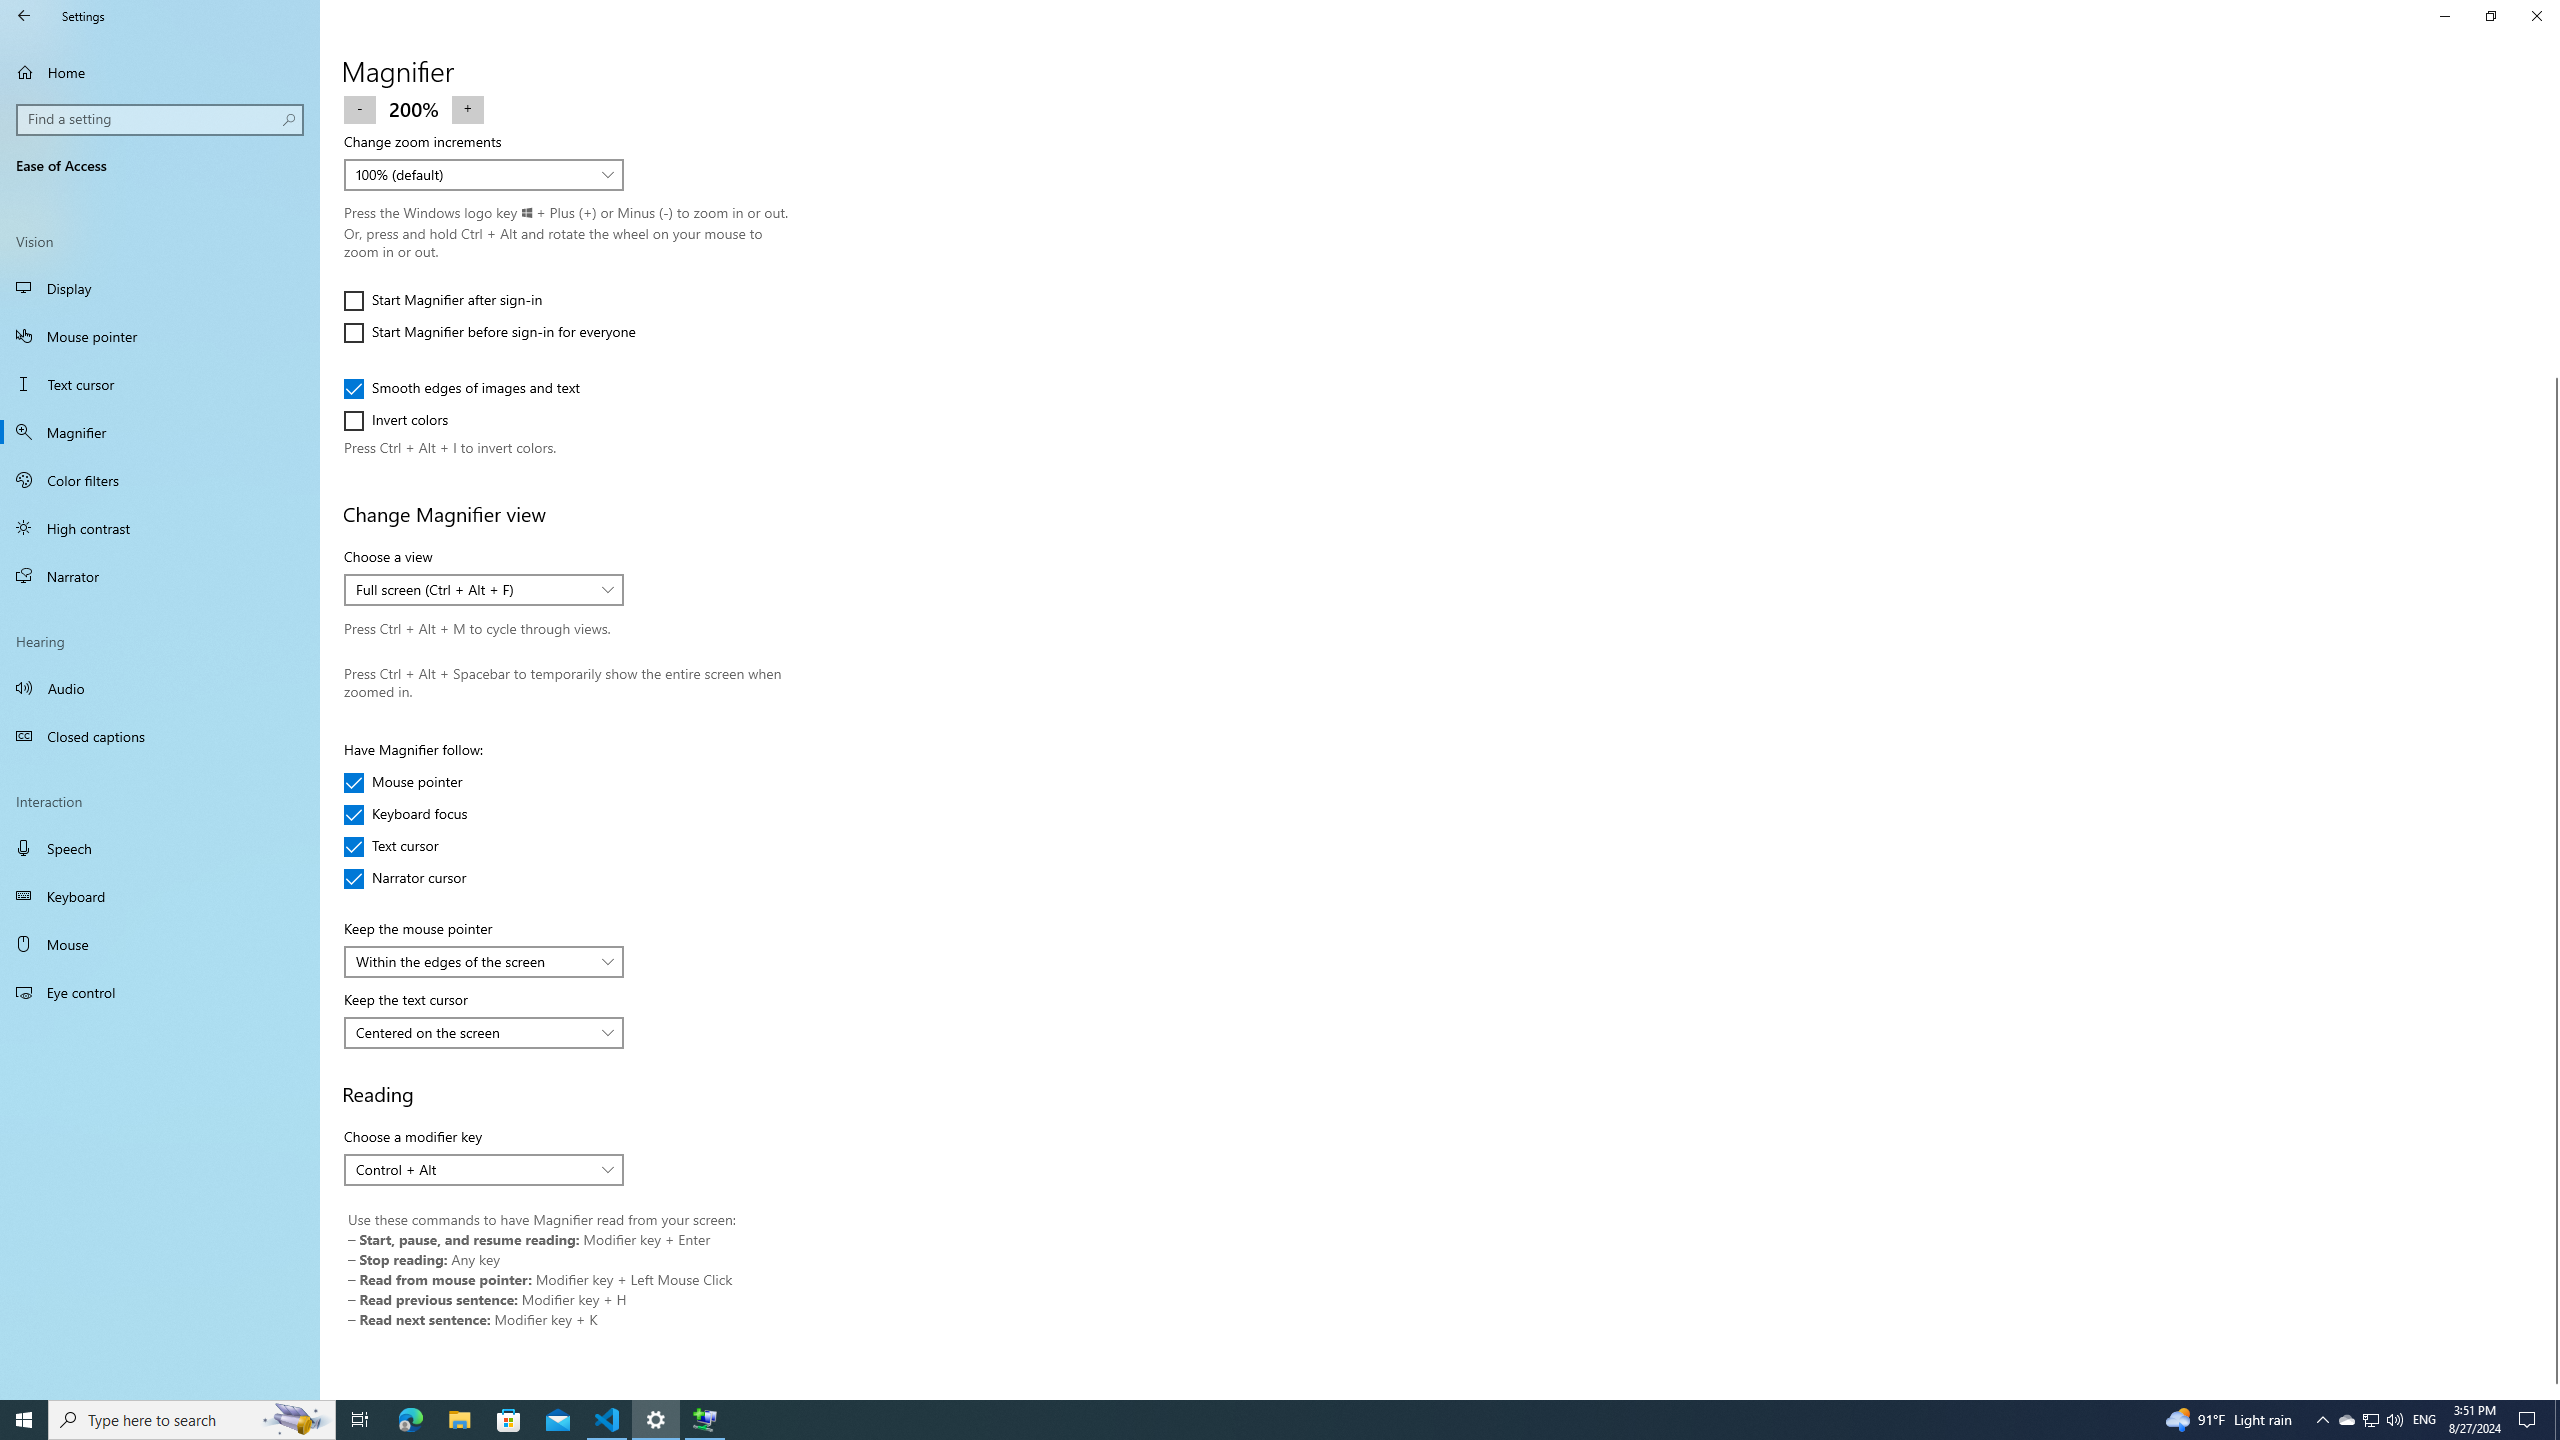  Describe the element at coordinates (159, 896) in the screenshot. I see `'Keyboard'` at that location.